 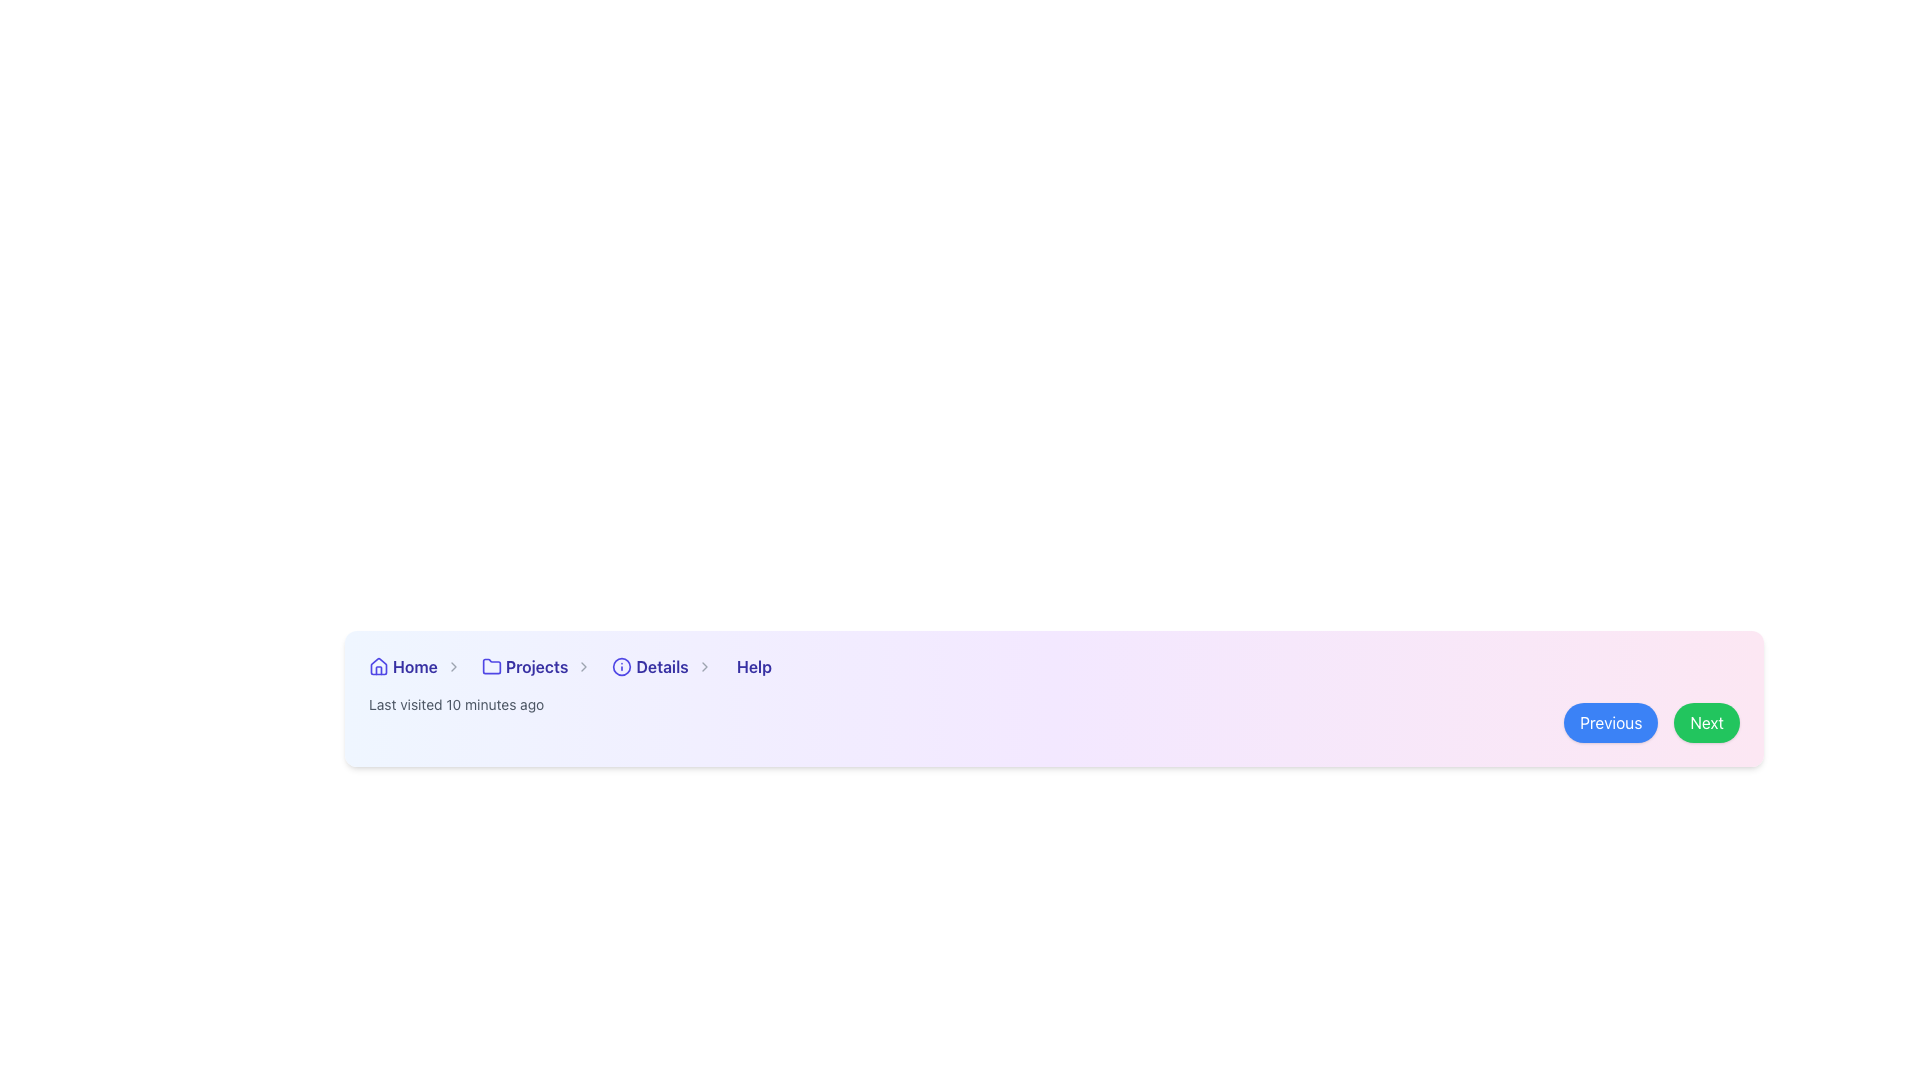 I want to click on the small folder icon with a purple outline located to the left of the text 'Projects' in the breadcrumb navigation bar, so click(x=491, y=667).